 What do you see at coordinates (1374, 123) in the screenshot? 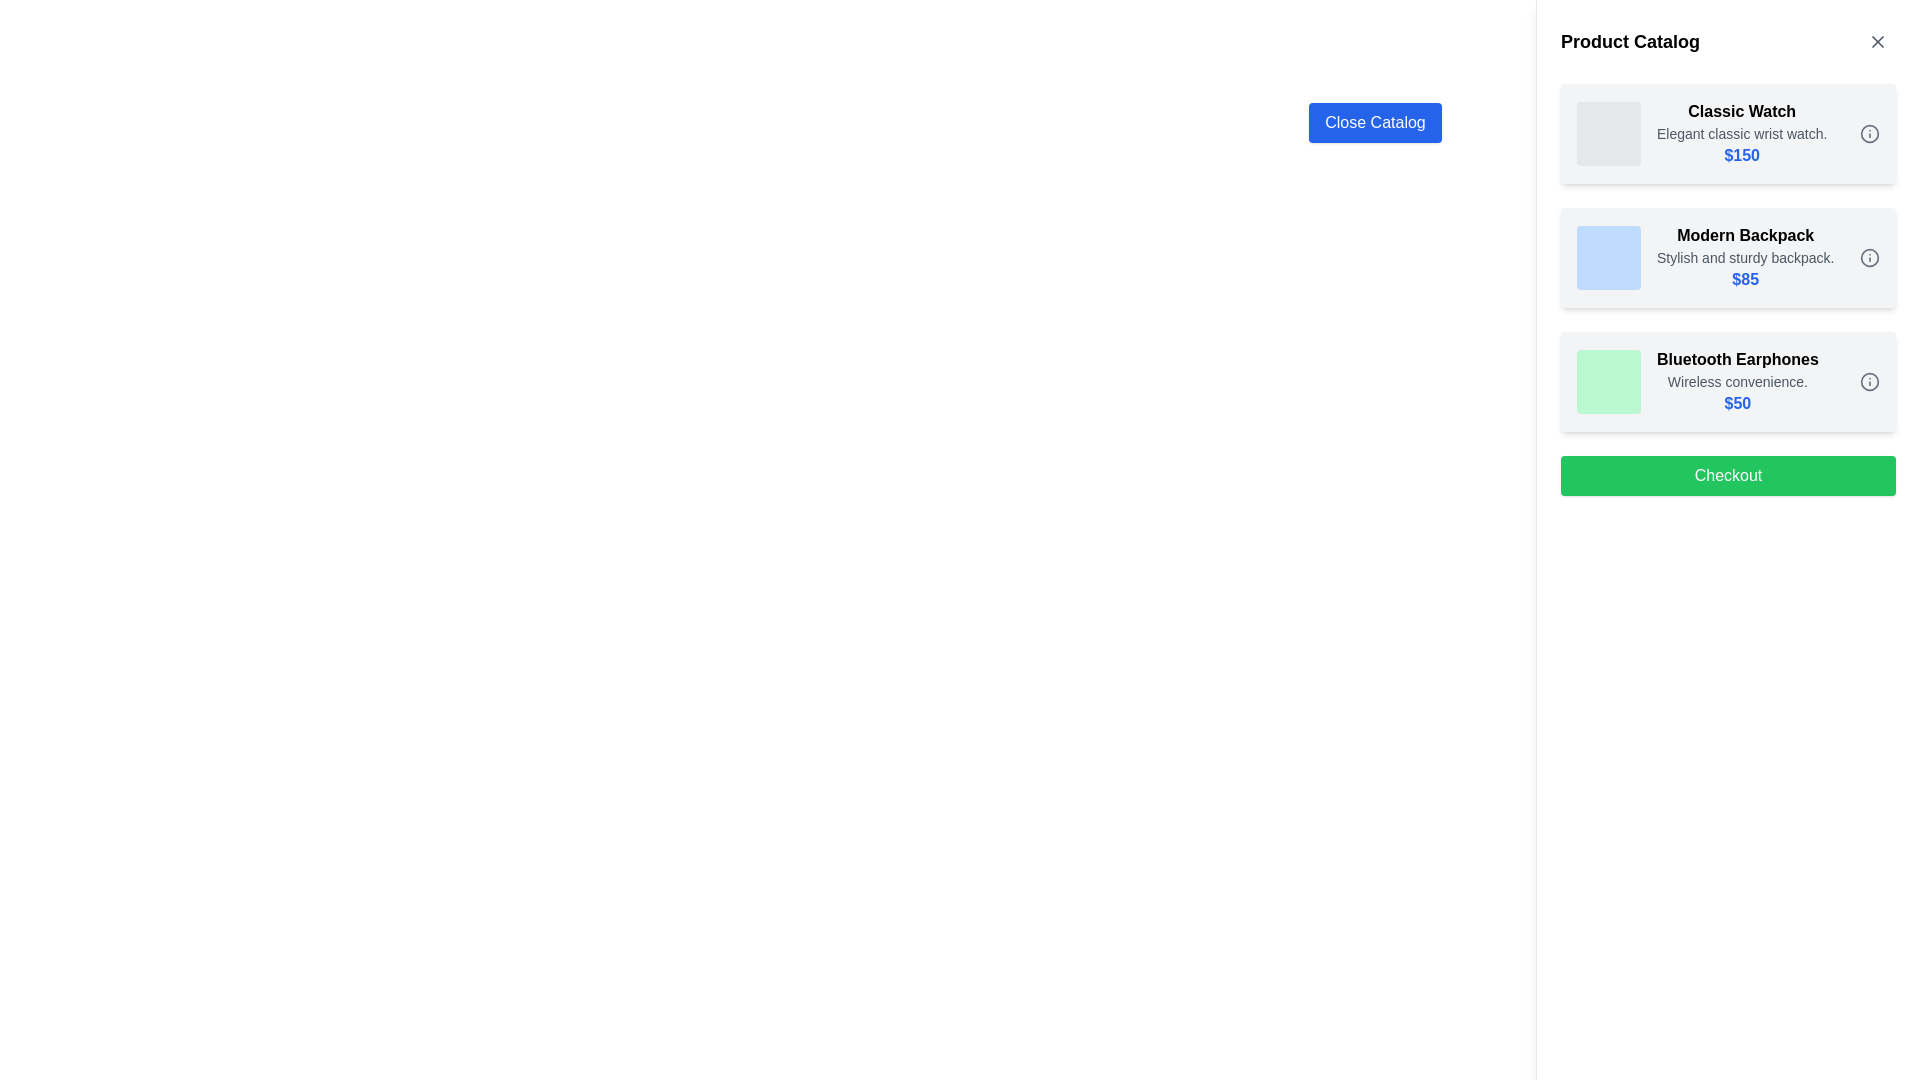
I see `the button located at the top-left corner of the product catalog view` at bounding box center [1374, 123].